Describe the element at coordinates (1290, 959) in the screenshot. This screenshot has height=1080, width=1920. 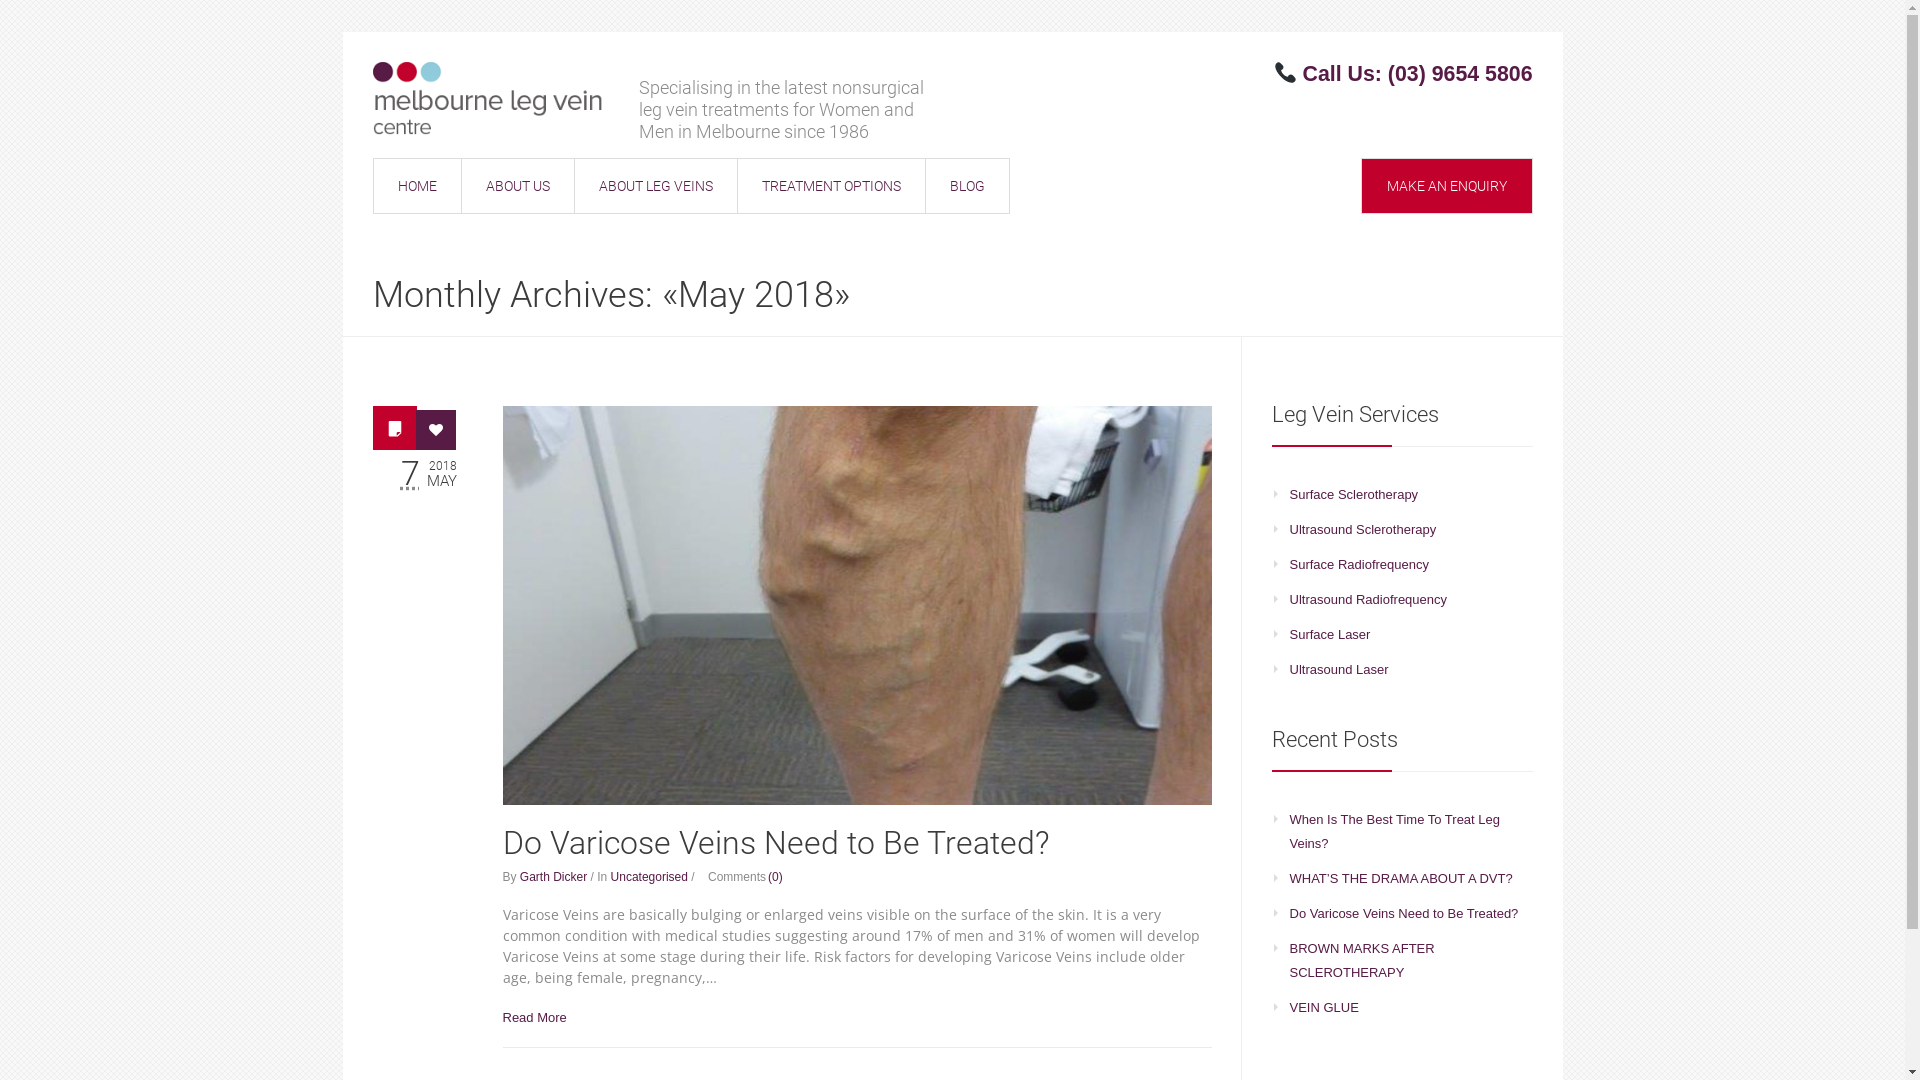
I see `'BROWN MARKS AFTER SCLEROTHERAPY'` at that location.